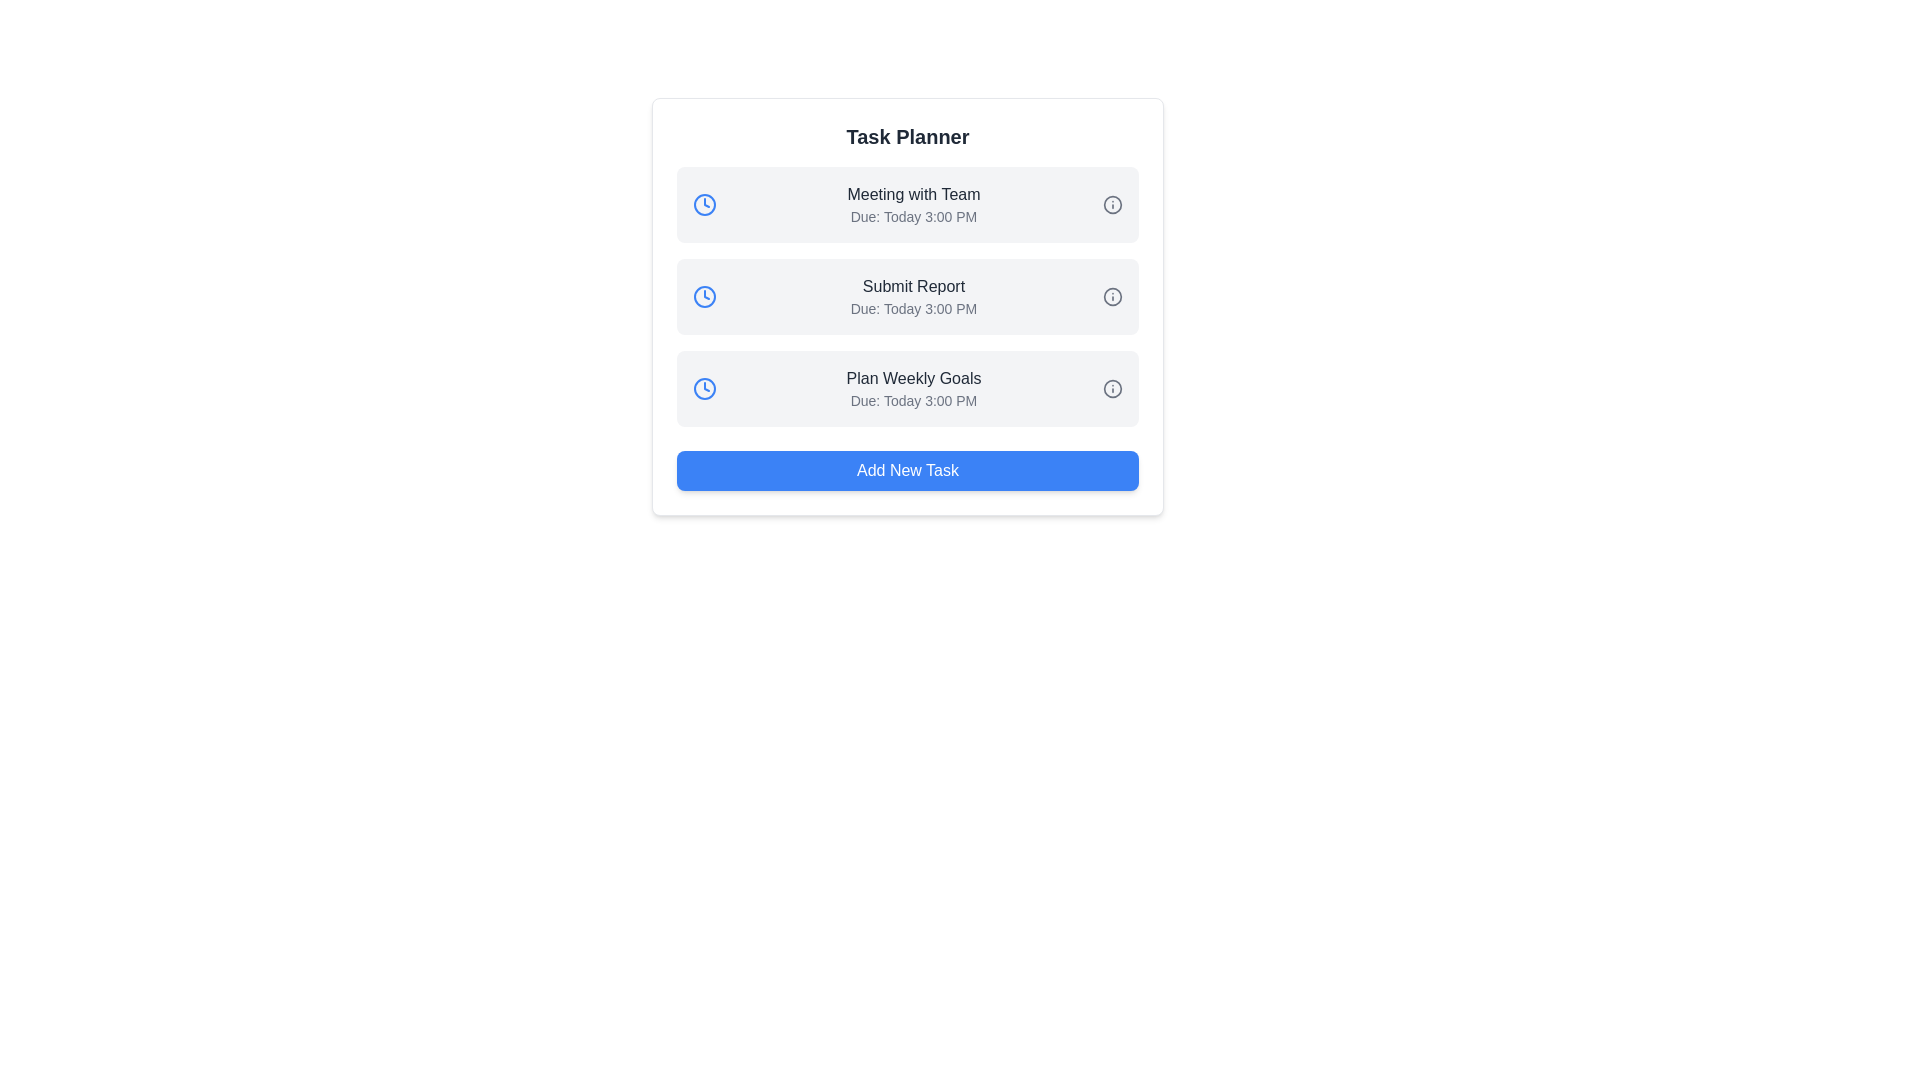 The width and height of the screenshot is (1920, 1080). Describe the element at coordinates (912, 297) in the screenshot. I see `the non-interactive text block displaying task details, located within the second task of the vertically-stacked list under the 'Task Planner' heading` at that location.